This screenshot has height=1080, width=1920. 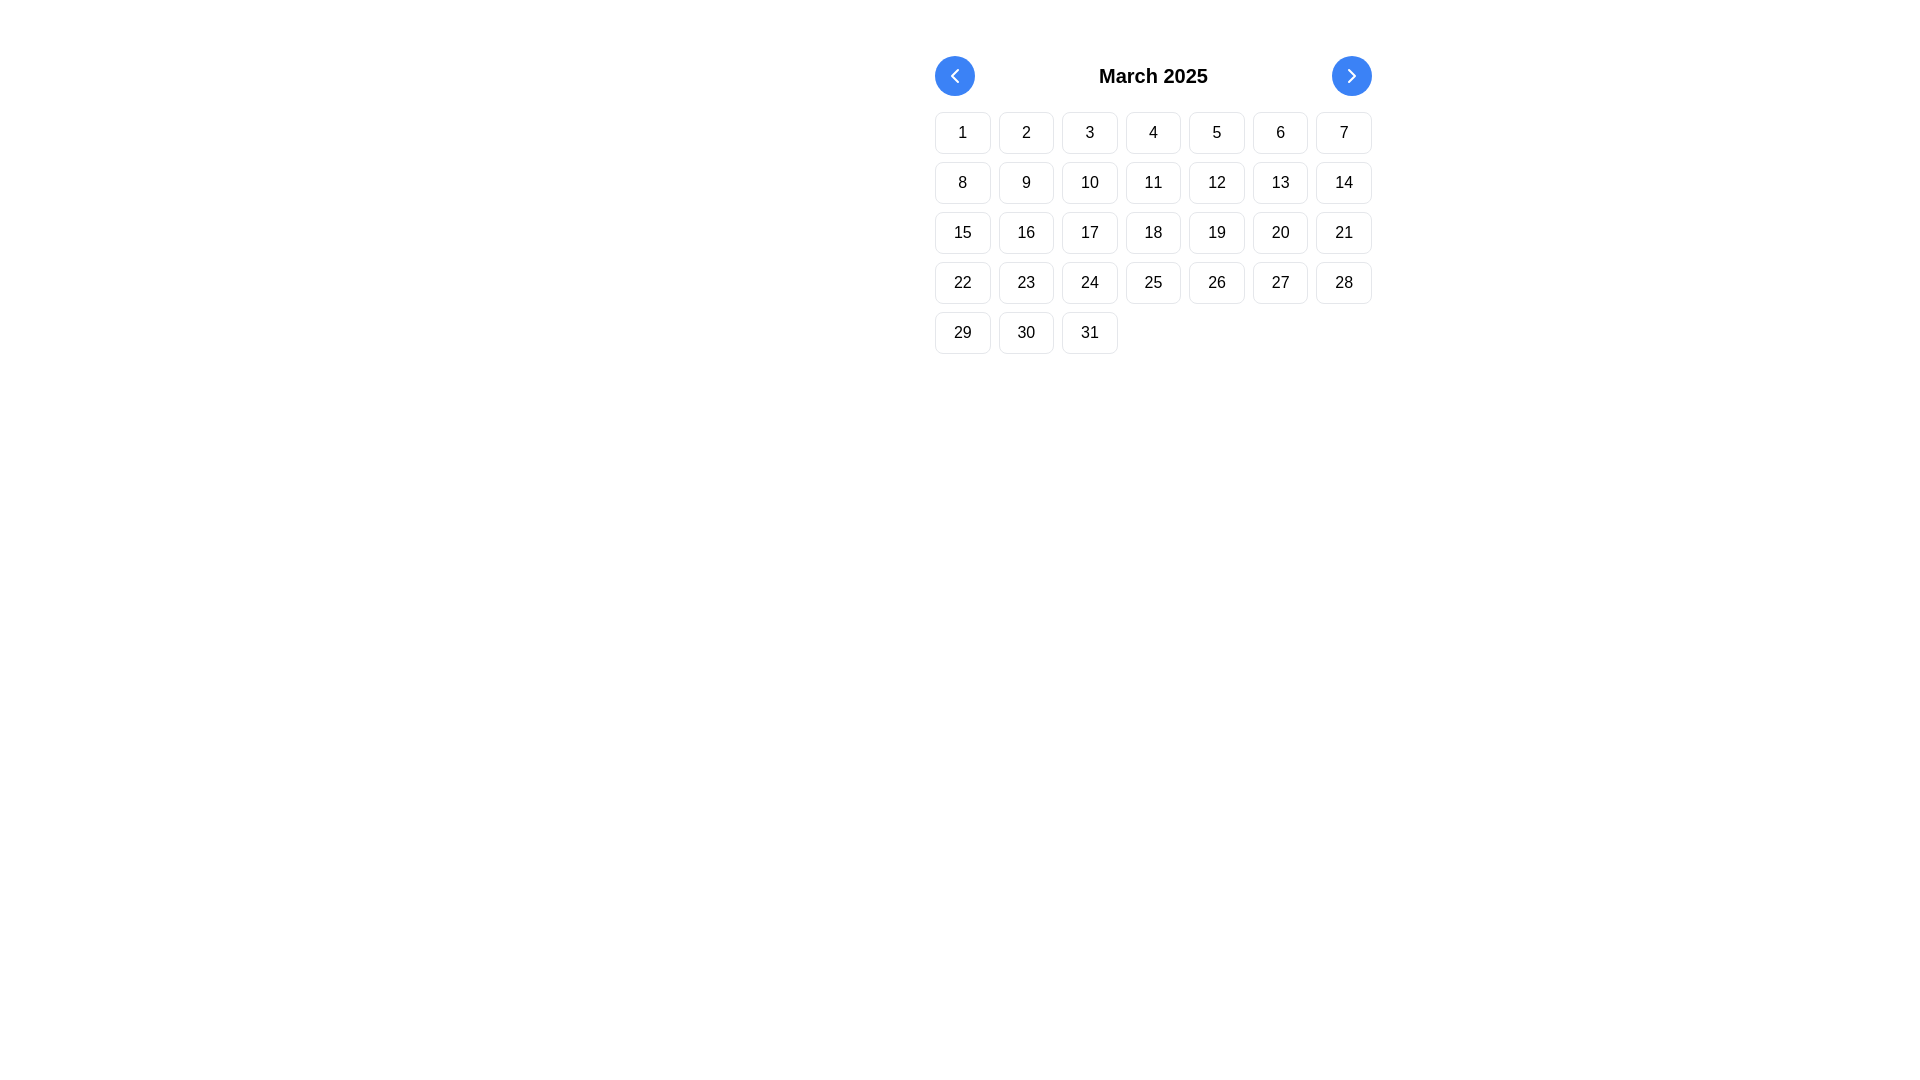 What do you see at coordinates (1216, 182) in the screenshot?
I see `the square-shaped button with rounded edges labeled '12'` at bounding box center [1216, 182].